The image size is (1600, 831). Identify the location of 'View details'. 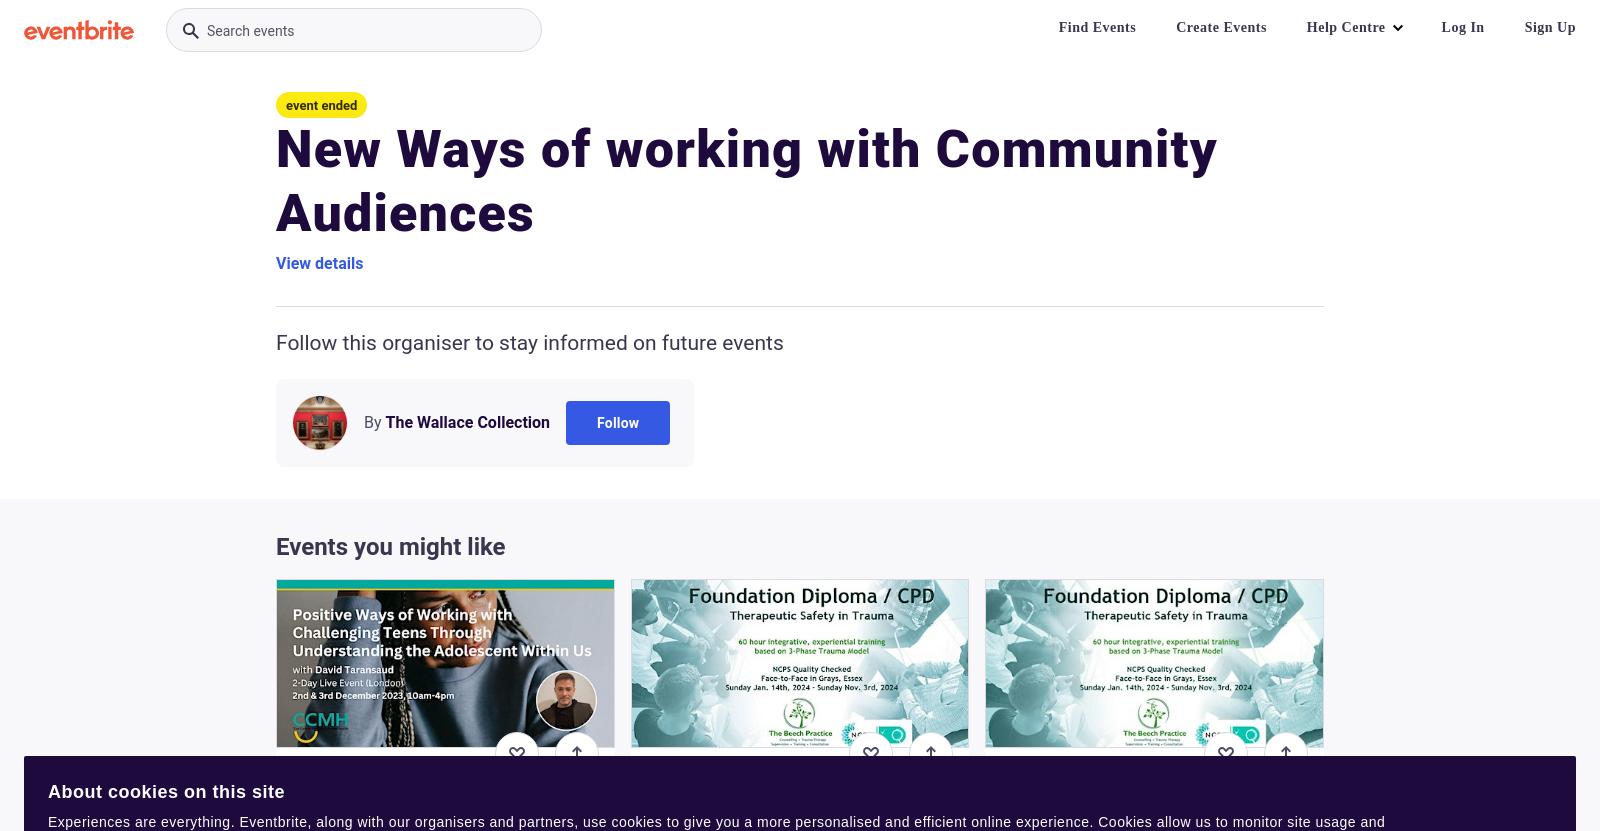
(319, 262).